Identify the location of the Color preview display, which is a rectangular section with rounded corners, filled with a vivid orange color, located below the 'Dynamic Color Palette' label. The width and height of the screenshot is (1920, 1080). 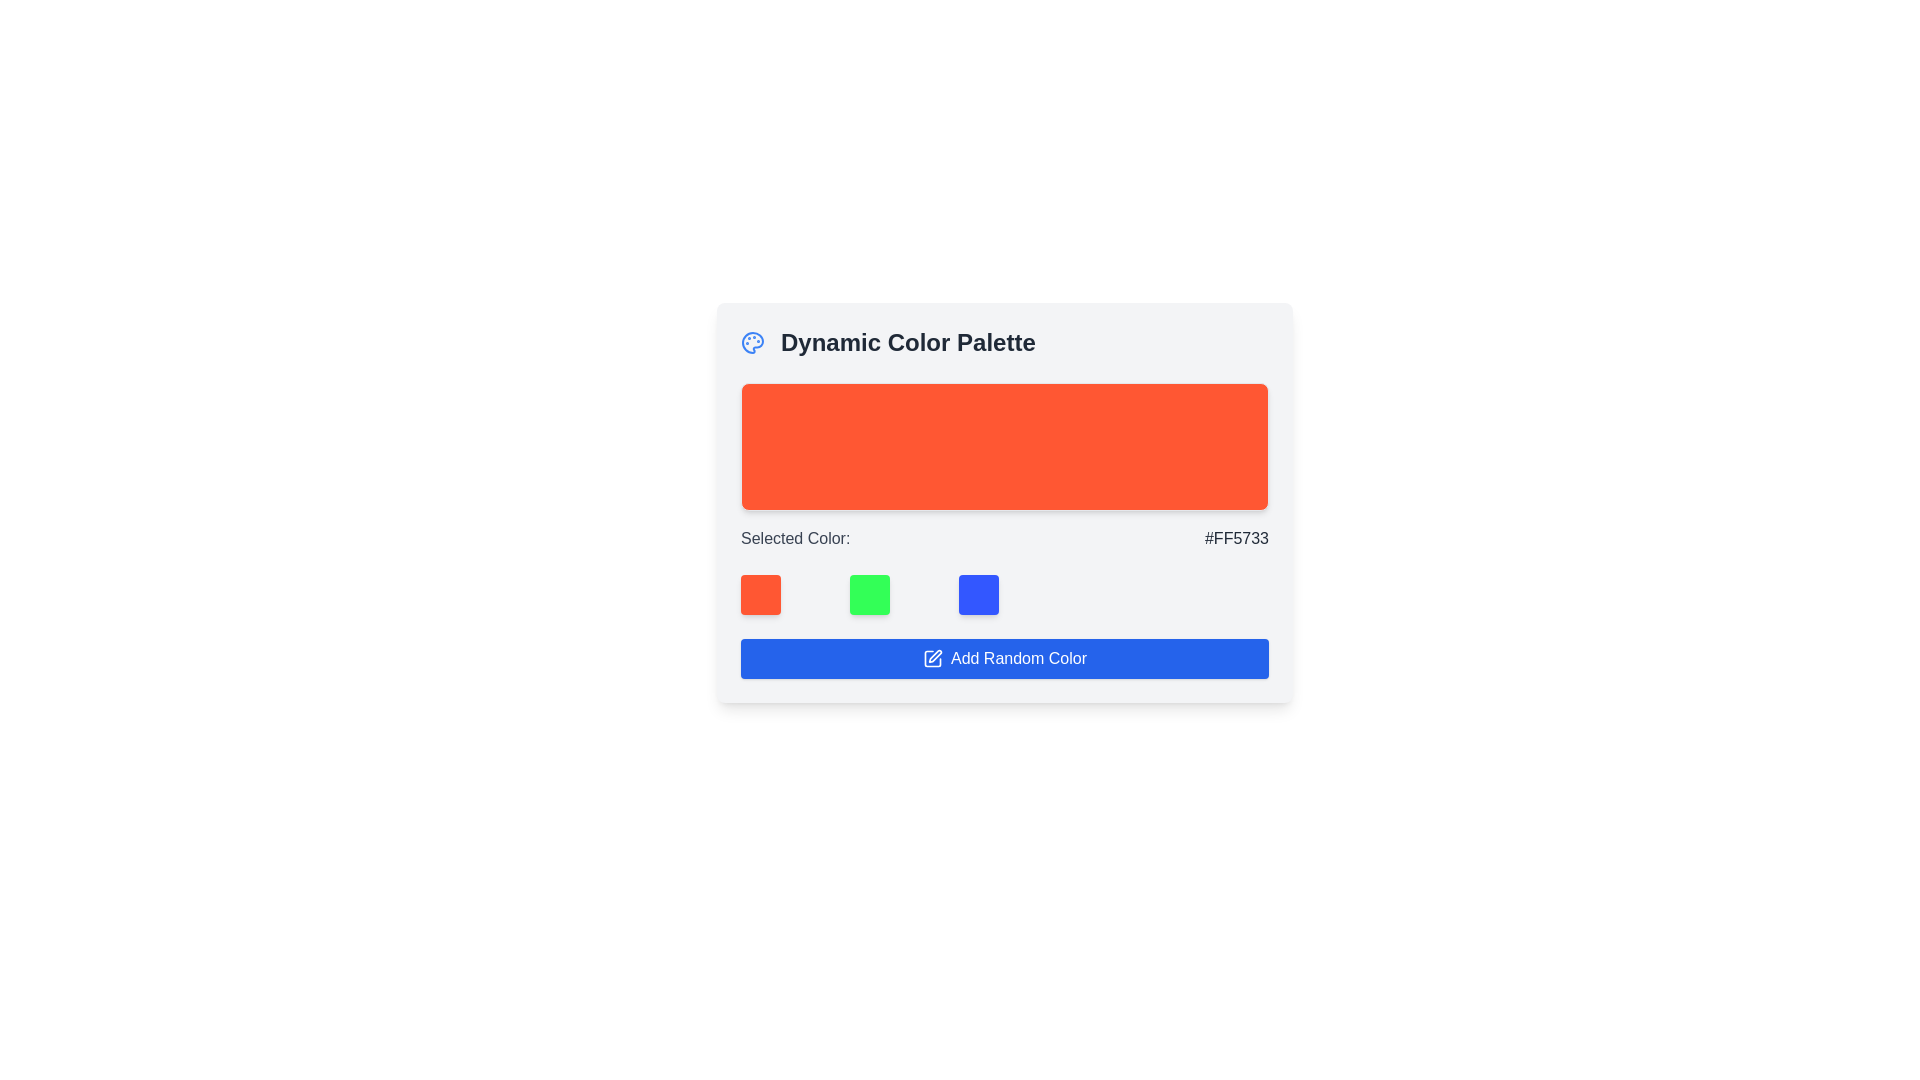
(1004, 501).